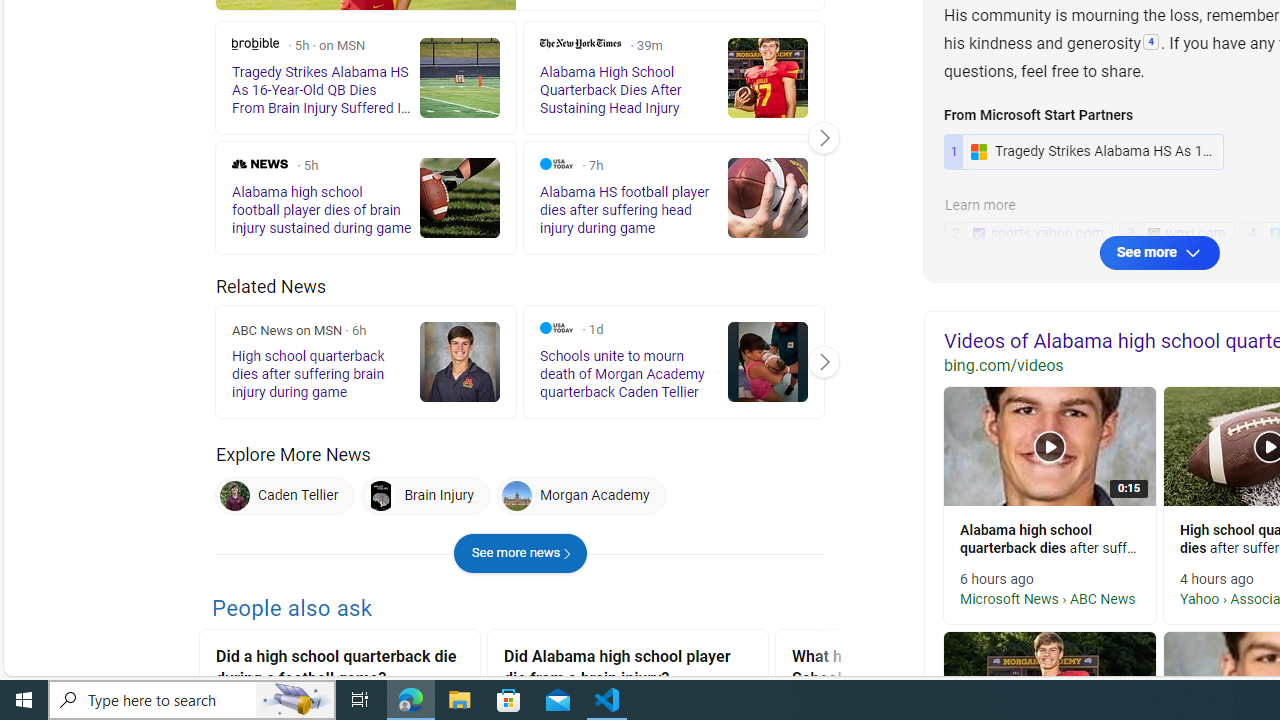 This screenshot has width=1280, height=720. I want to click on 'Morgan Academy', so click(516, 495).